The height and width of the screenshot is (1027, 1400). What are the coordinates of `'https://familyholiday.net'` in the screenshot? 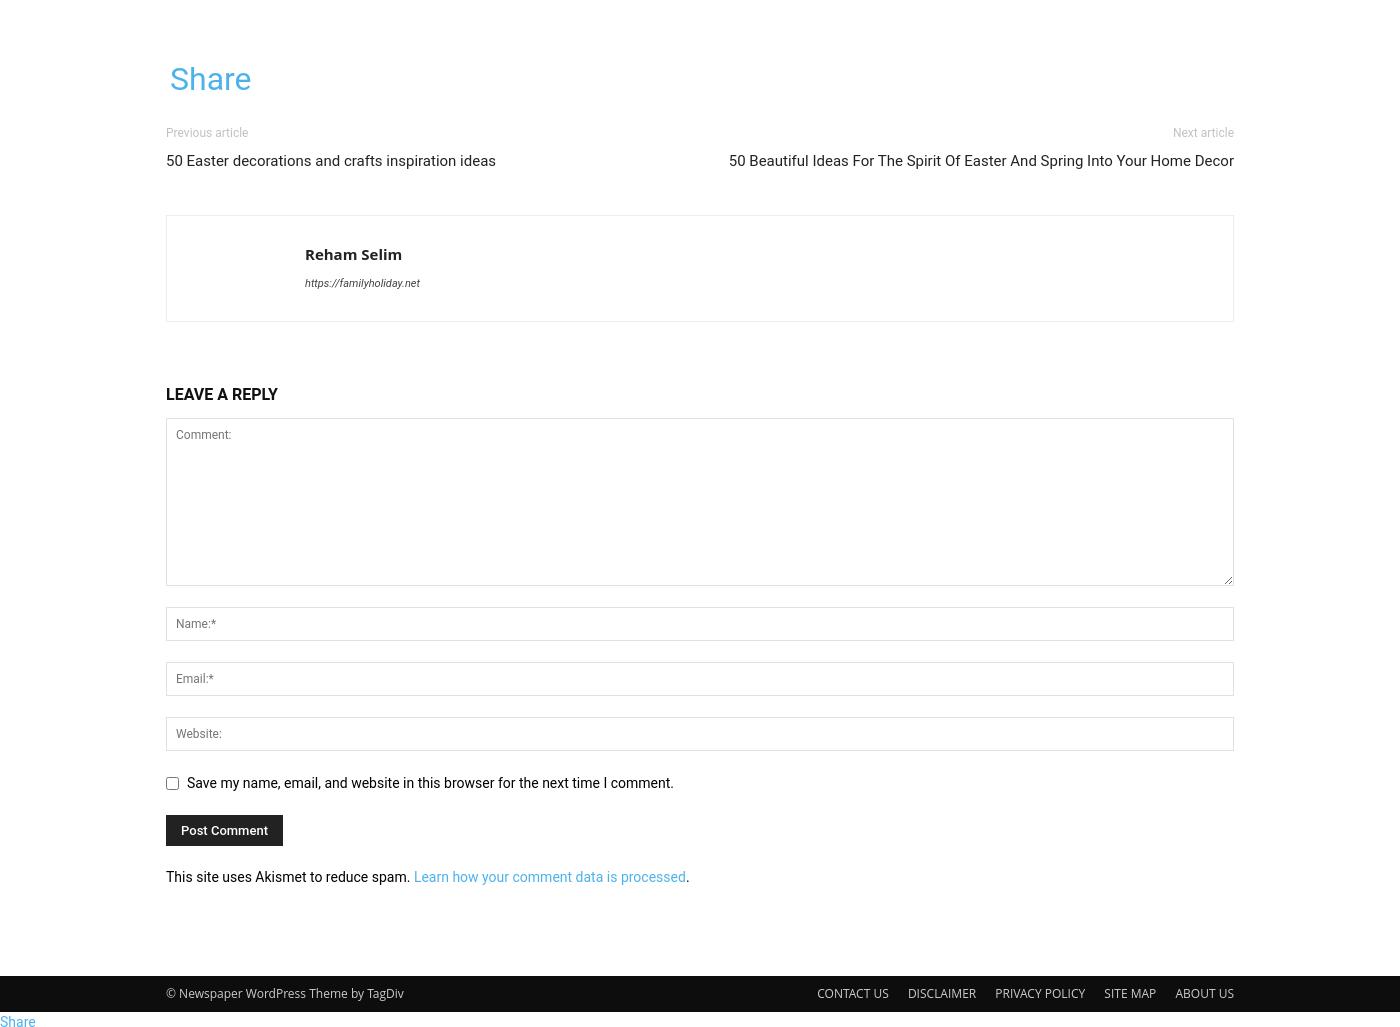 It's located at (362, 283).